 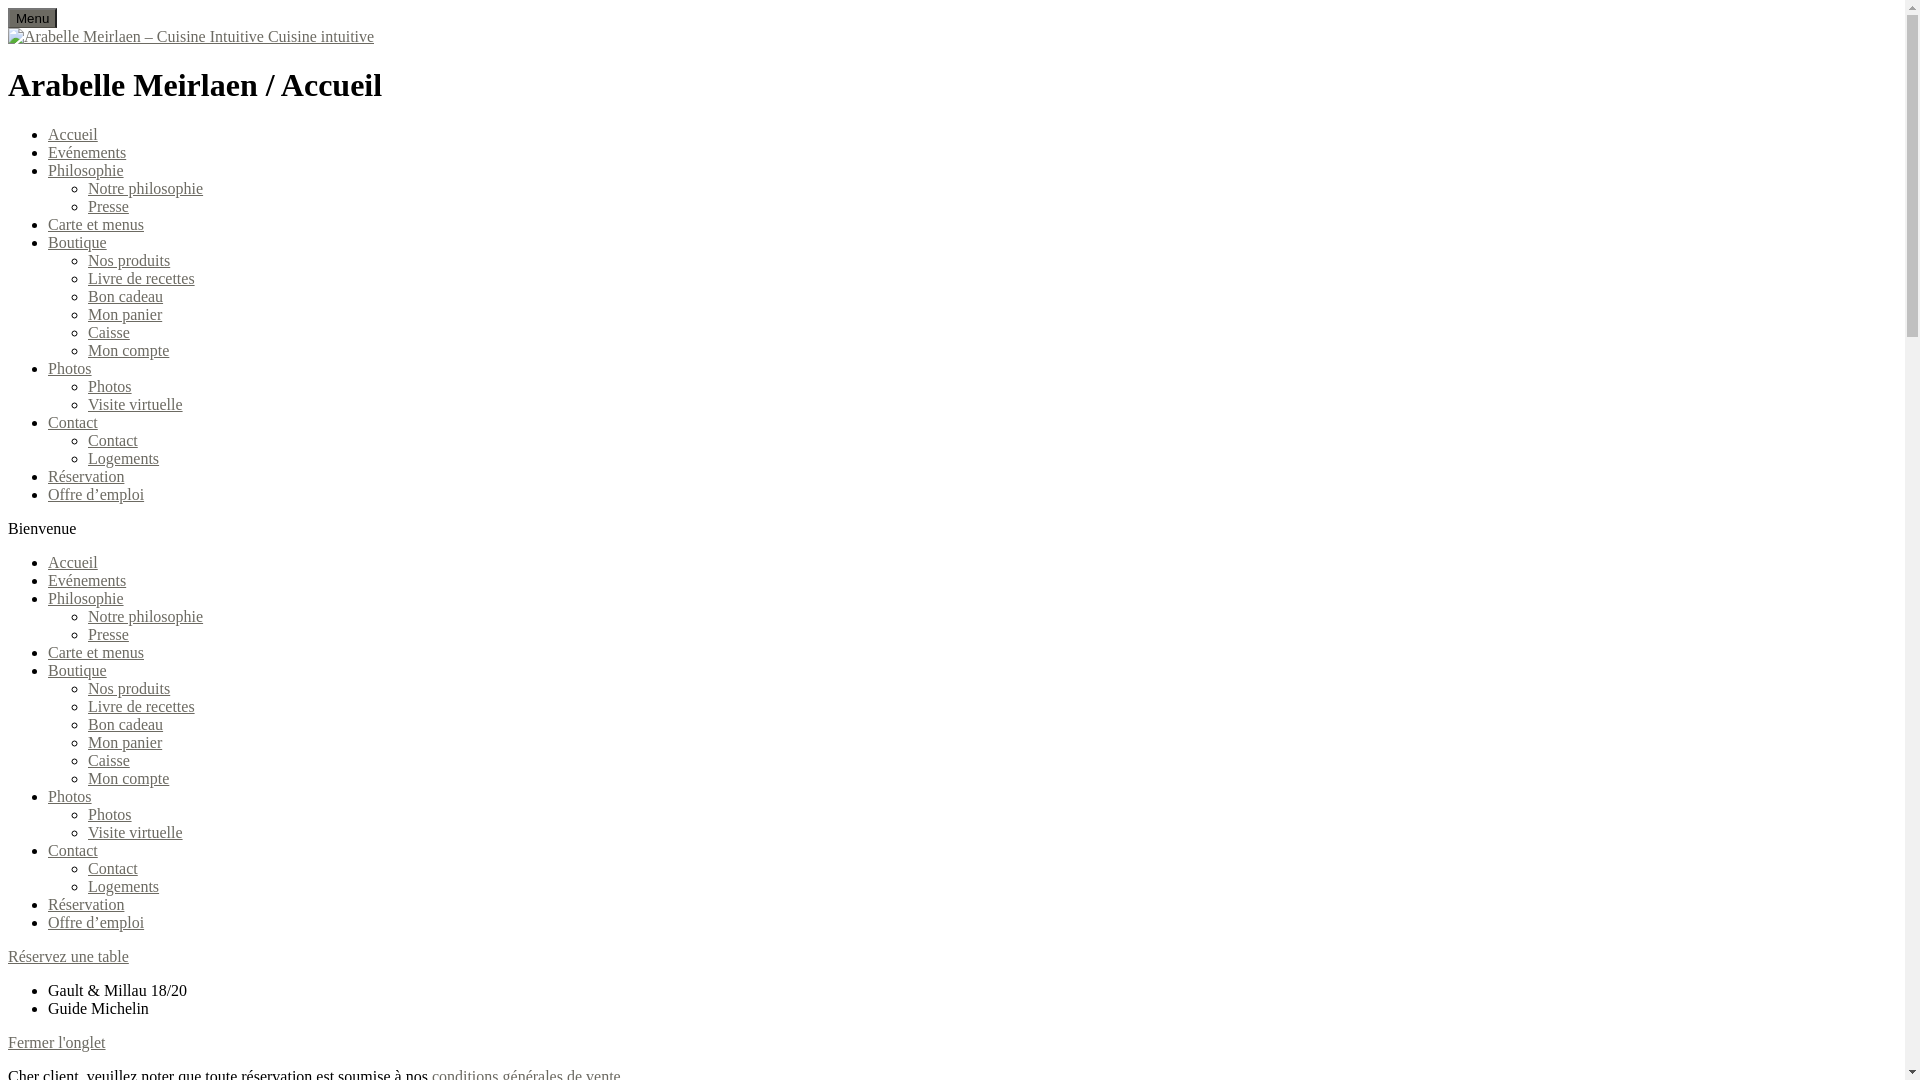 I want to click on 'Mon panier', so click(x=123, y=742).